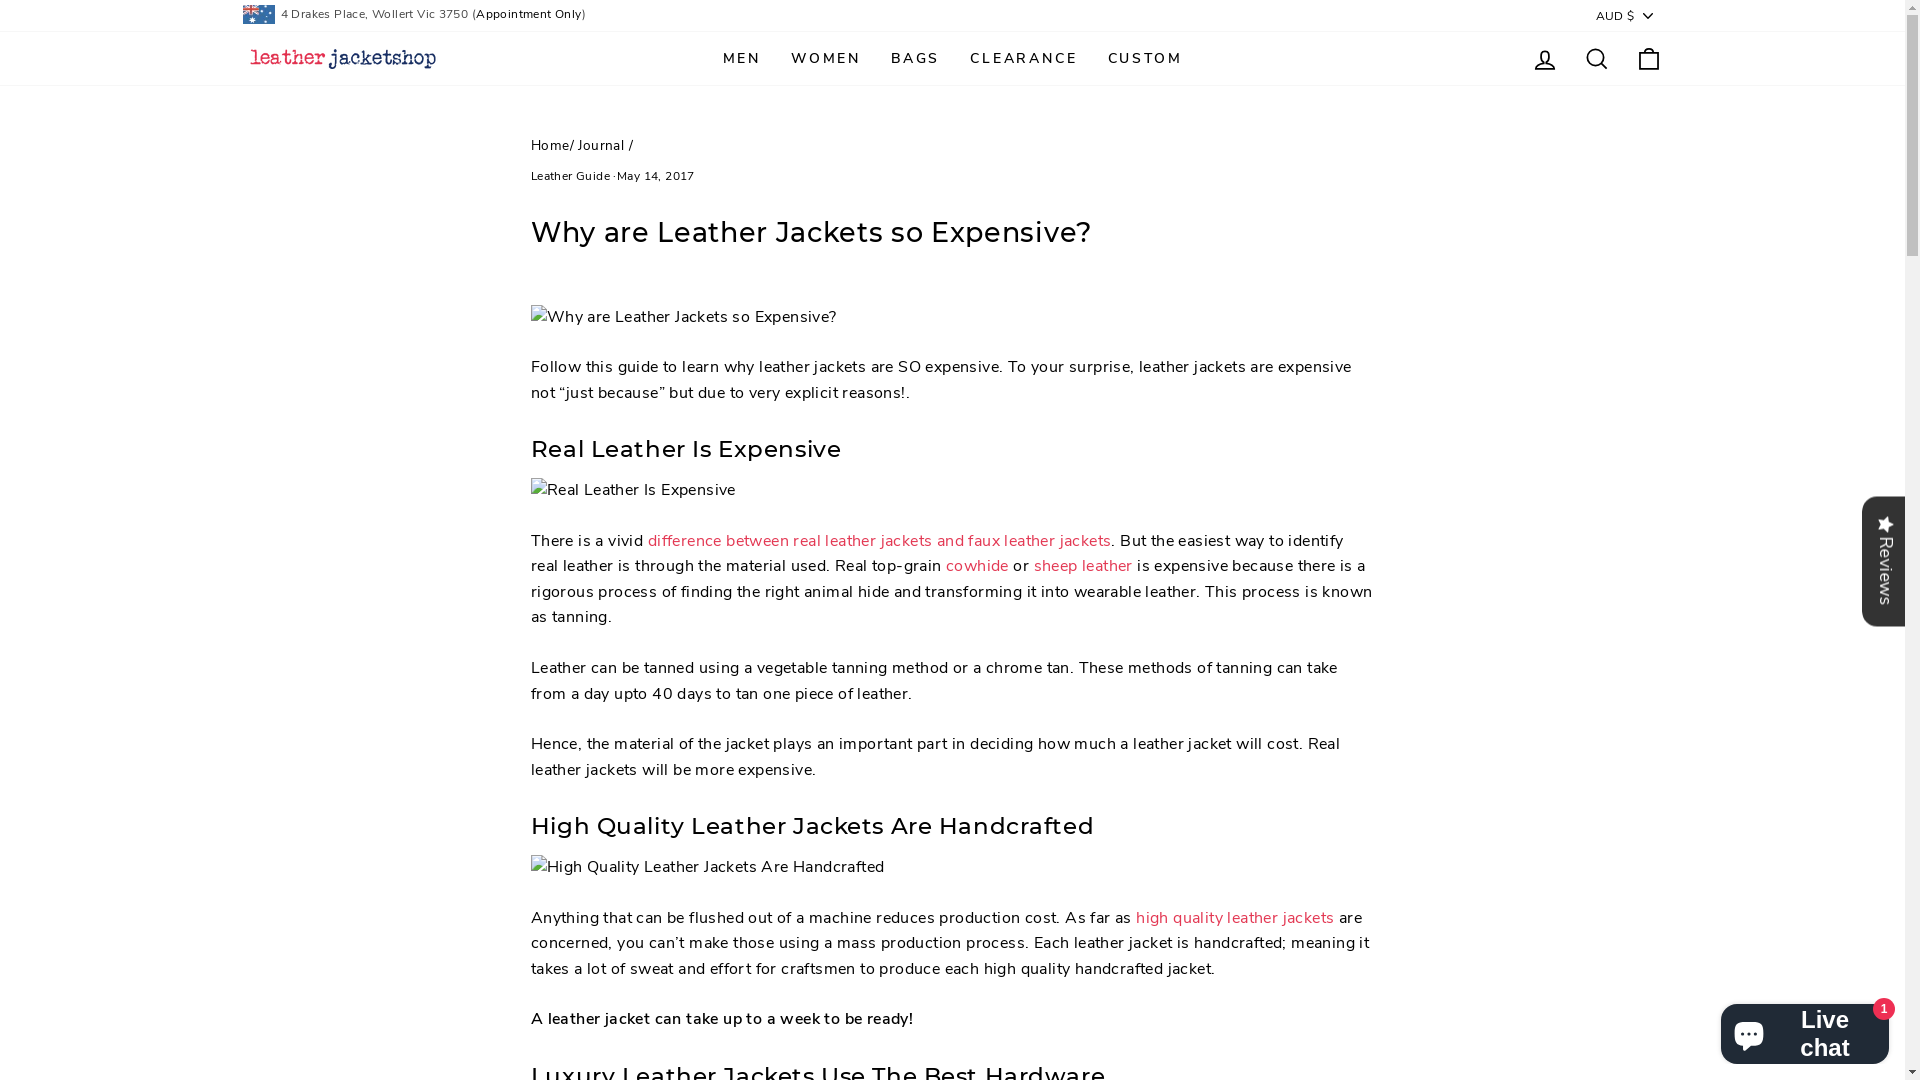  What do you see at coordinates (474, 14) in the screenshot?
I see `'Appointment Only'` at bounding box center [474, 14].